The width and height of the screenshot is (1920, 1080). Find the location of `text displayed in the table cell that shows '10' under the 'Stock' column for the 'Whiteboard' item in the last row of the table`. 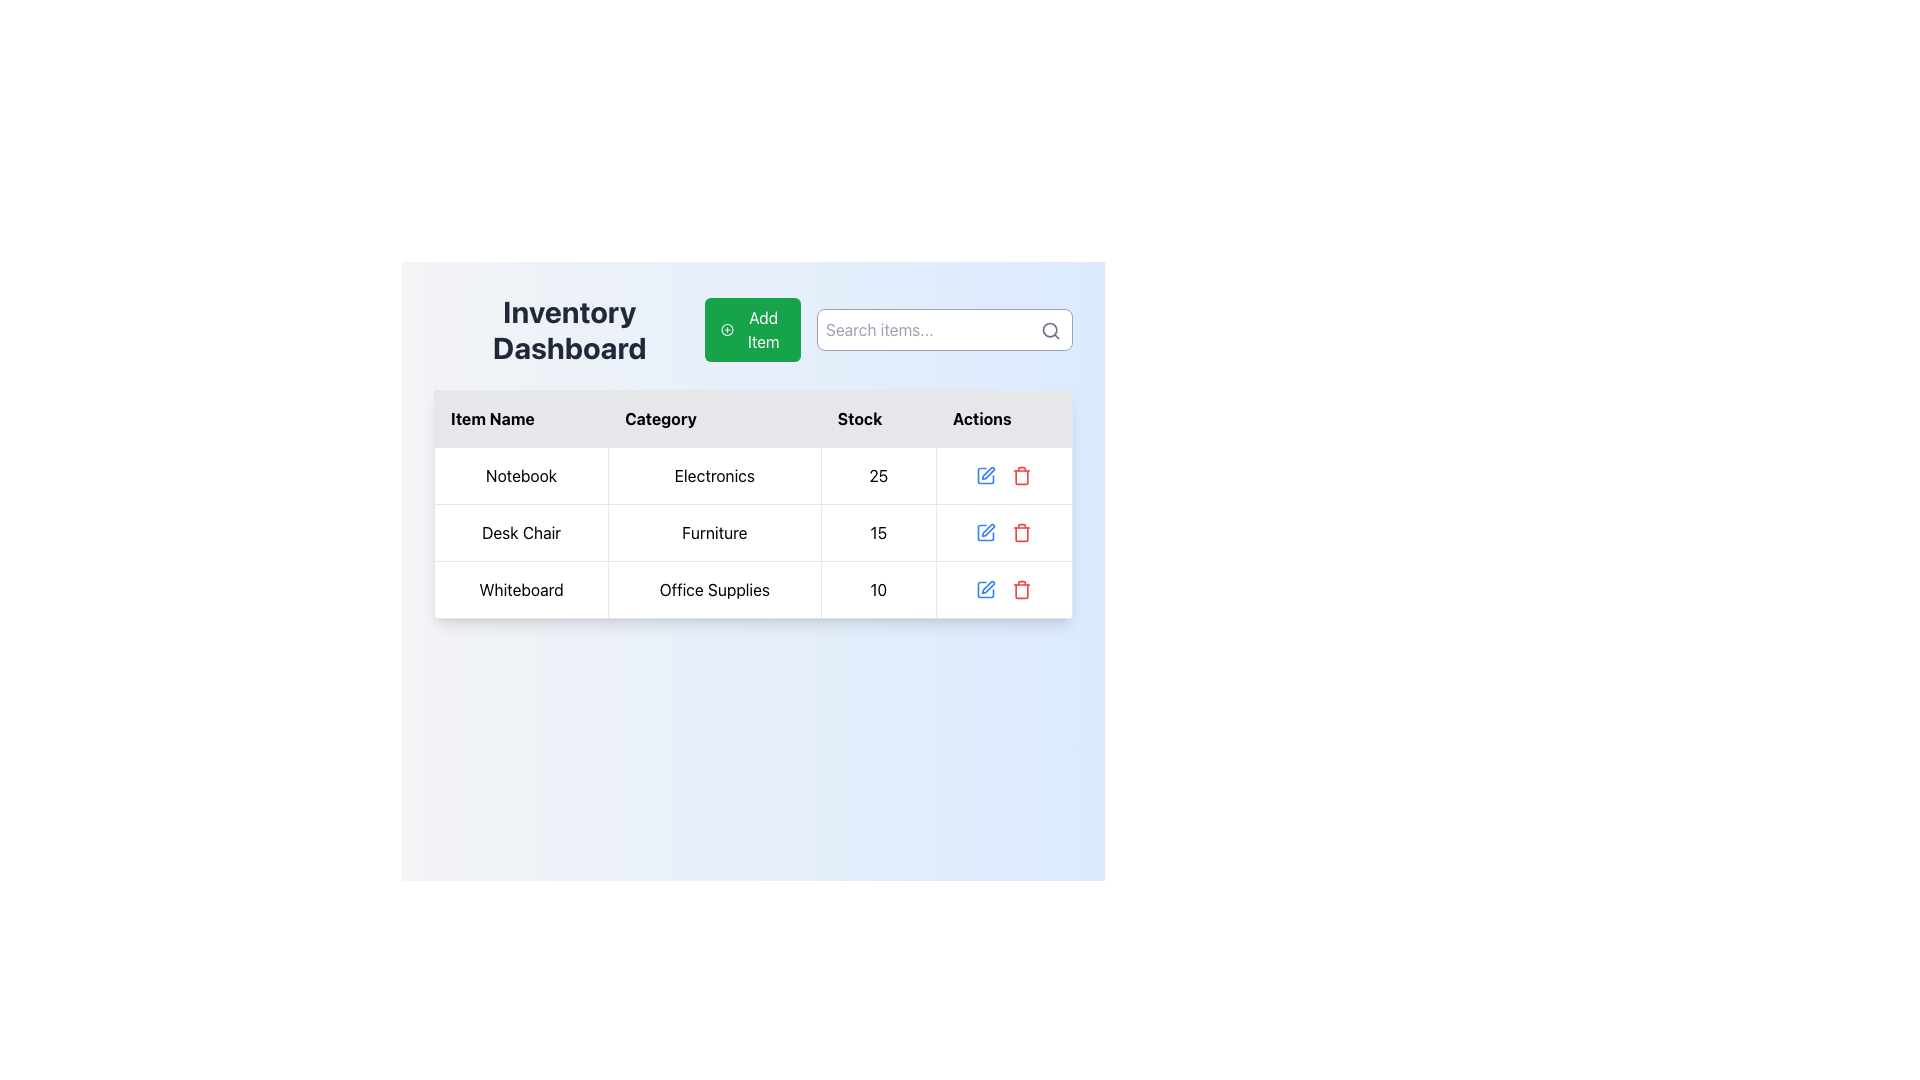

text displayed in the table cell that shows '10' under the 'Stock' column for the 'Whiteboard' item in the last row of the table is located at coordinates (878, 589).